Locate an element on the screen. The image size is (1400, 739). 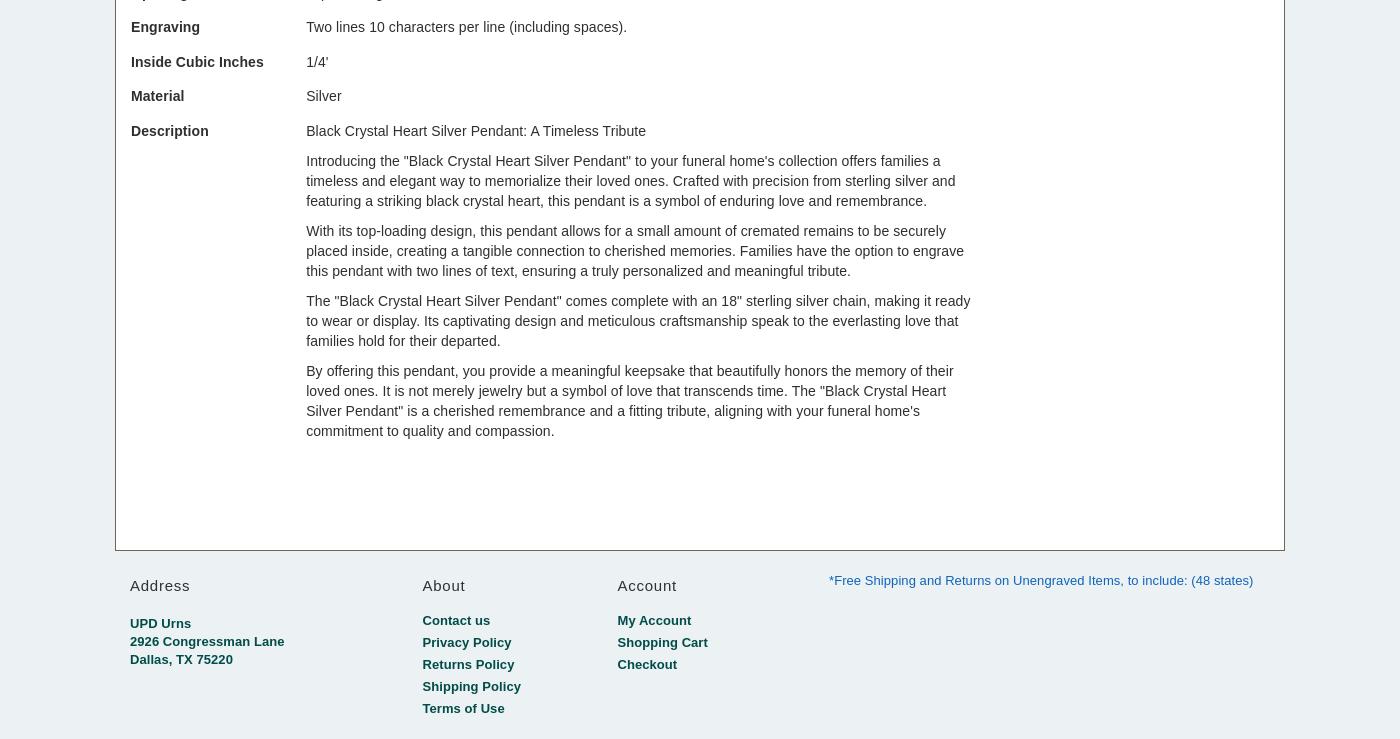
'With its top-loading design, this pendant allows for a small amount of cremated remains to be securely placed inside, creating a tangible connection to cherished memories. Families have the option to engrave this pendant with two lines of text, ensuring a truly personalized and meaningful tribute.' is located at coordinates (635, 250).